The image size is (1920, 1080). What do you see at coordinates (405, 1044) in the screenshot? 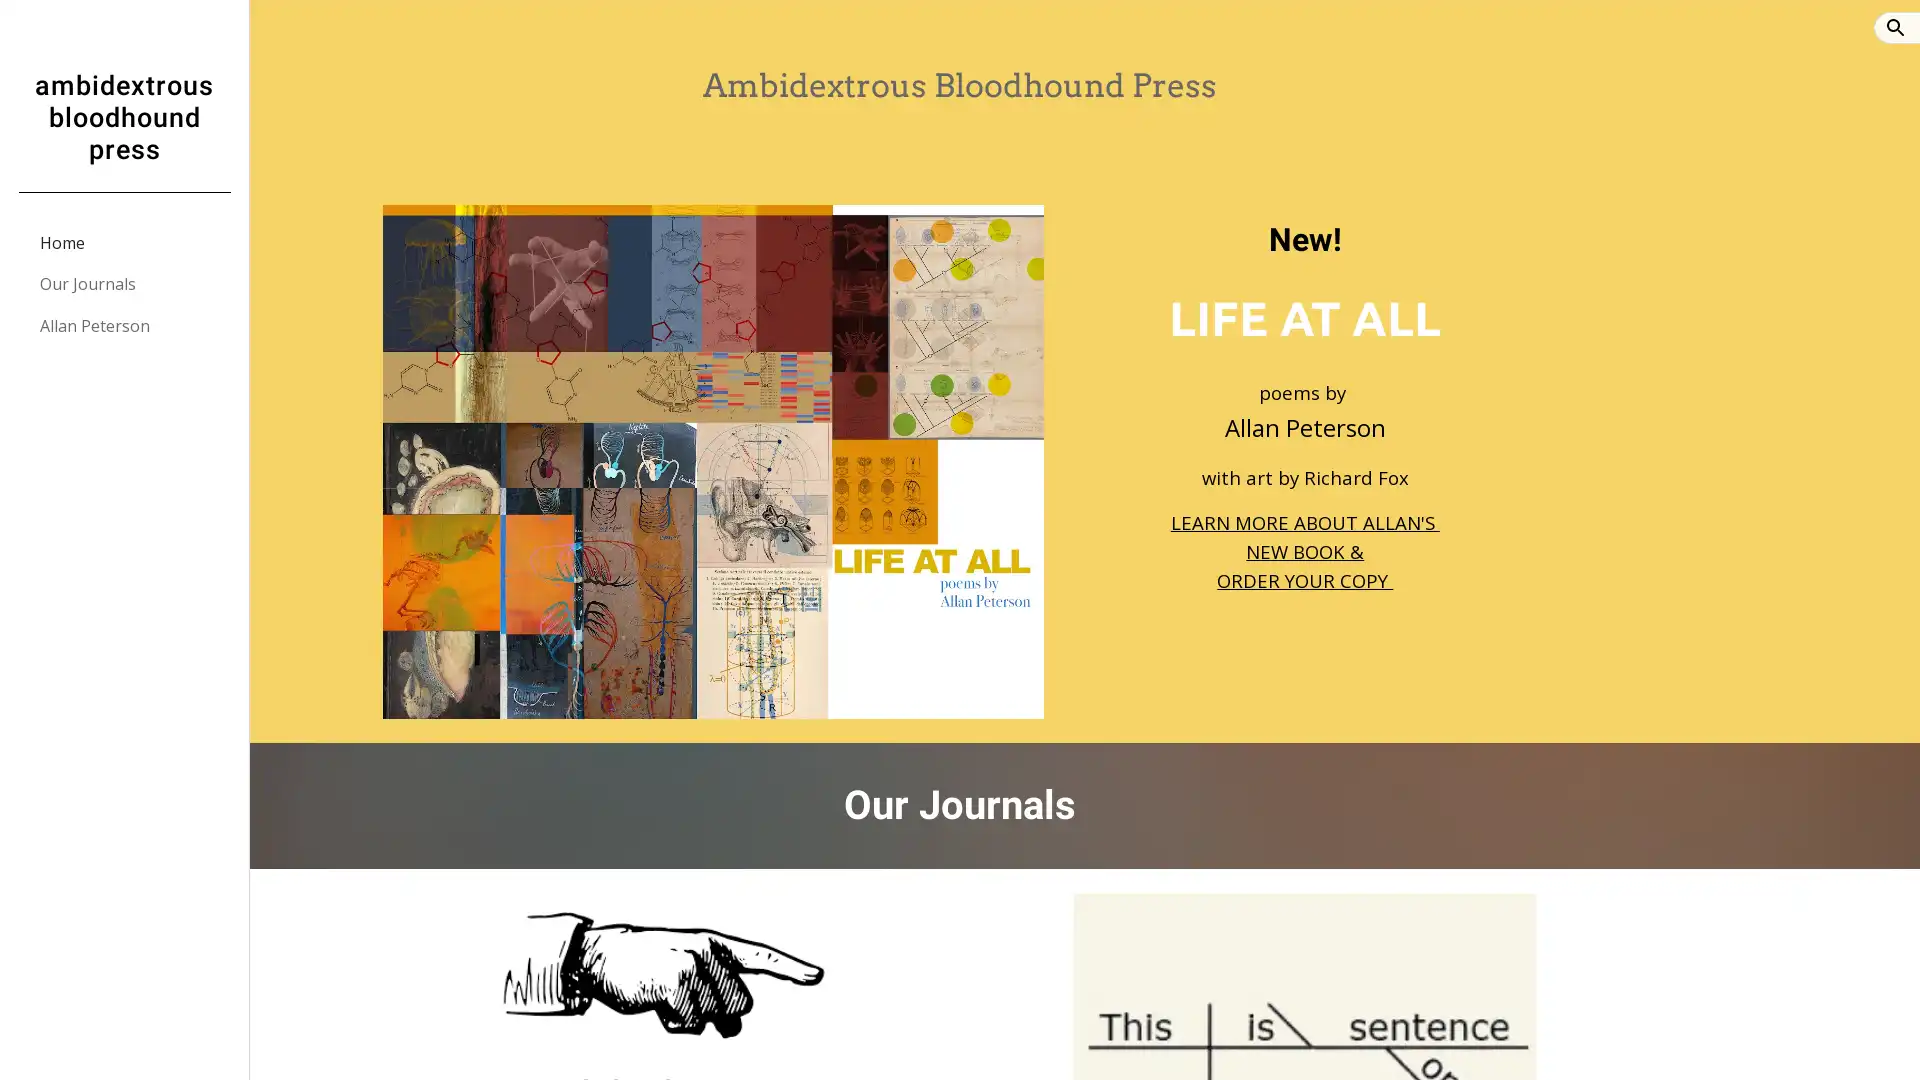
I see `Google Sites` at bounding box center [405, 1044].